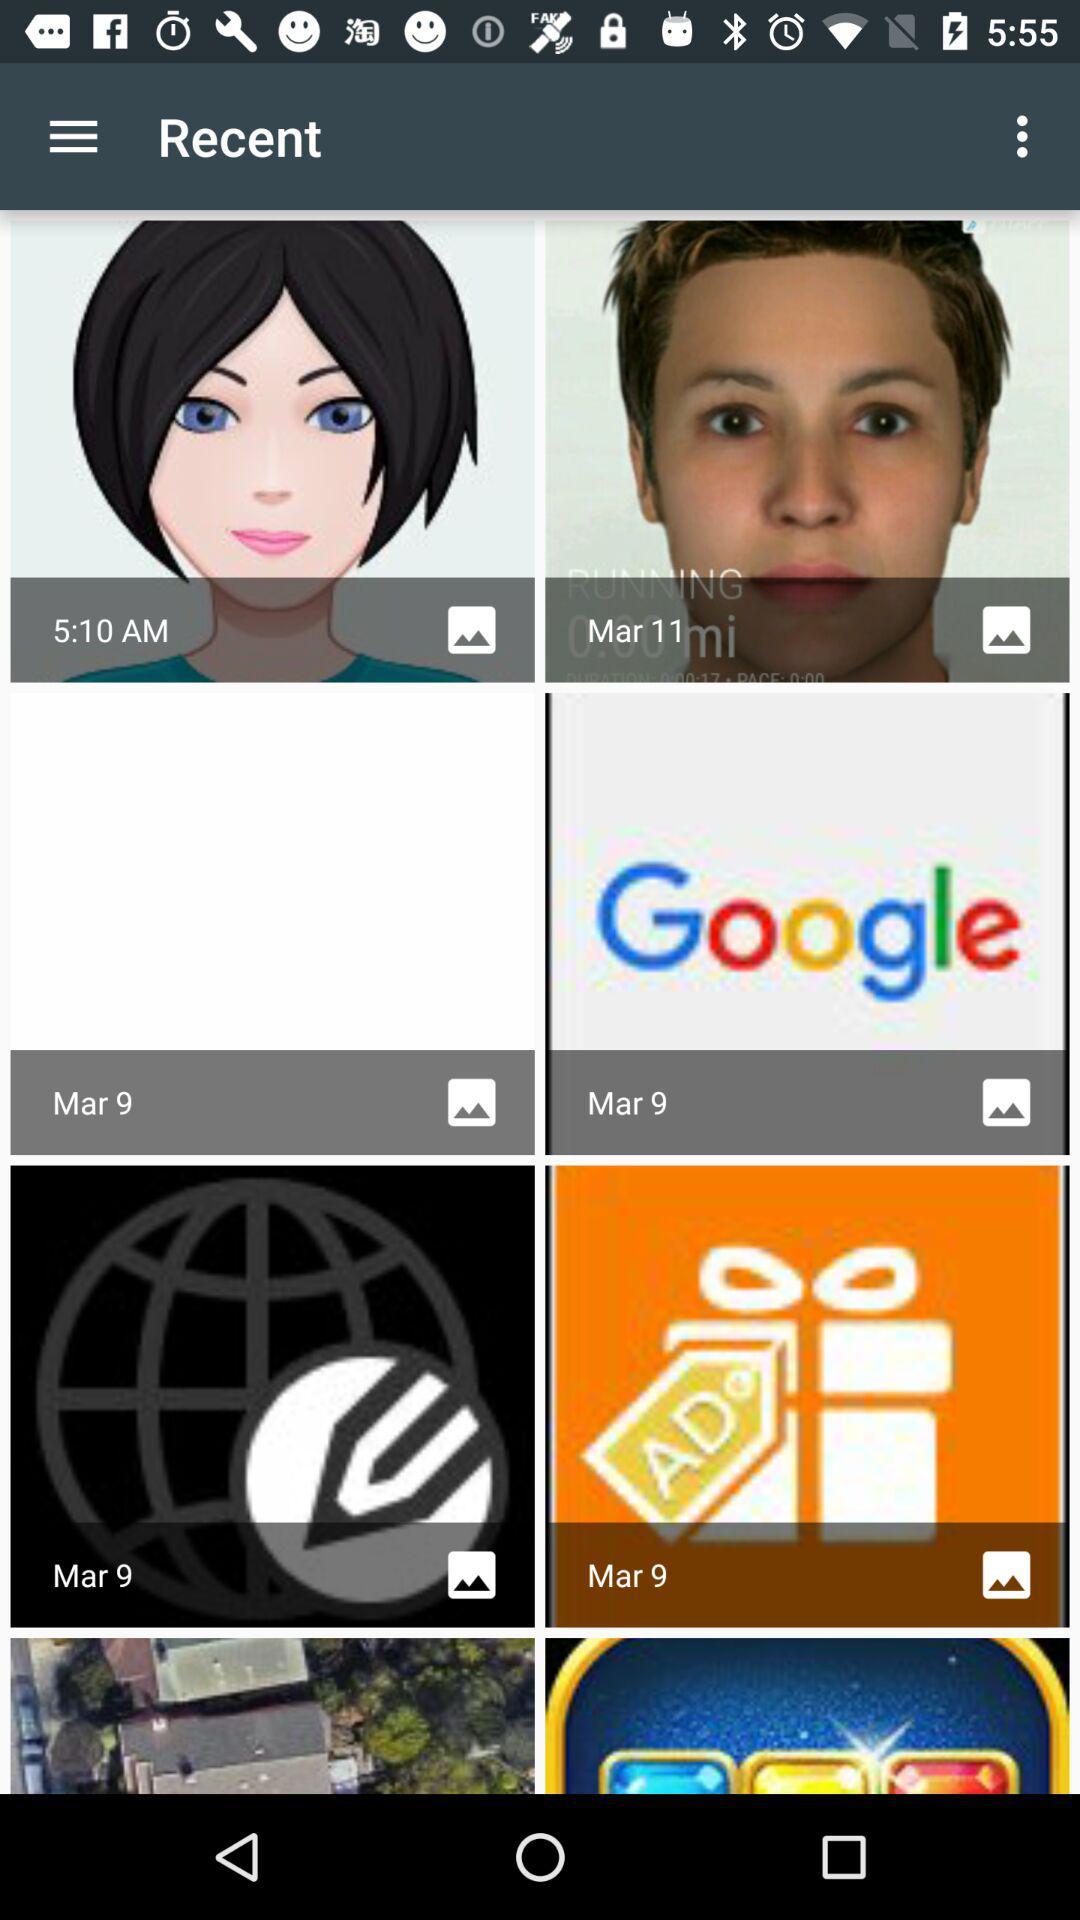 The width and height of the screenshot is (1080, 1920). I want to click on icon to the right of recent app, so click(1027, 135).